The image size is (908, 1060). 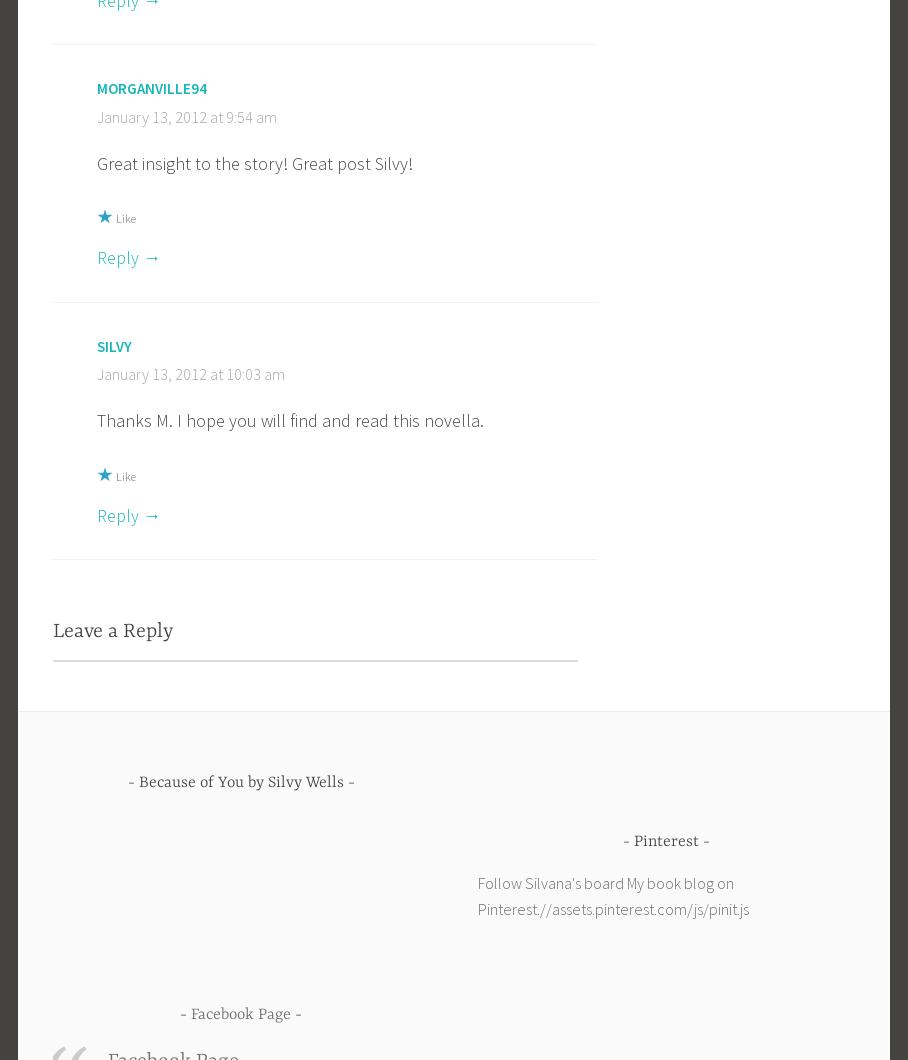 What do you see at coordinates (53, 631) in the screenshot?
I see `'Leave a Reply'` at bounding box center [53, 631].